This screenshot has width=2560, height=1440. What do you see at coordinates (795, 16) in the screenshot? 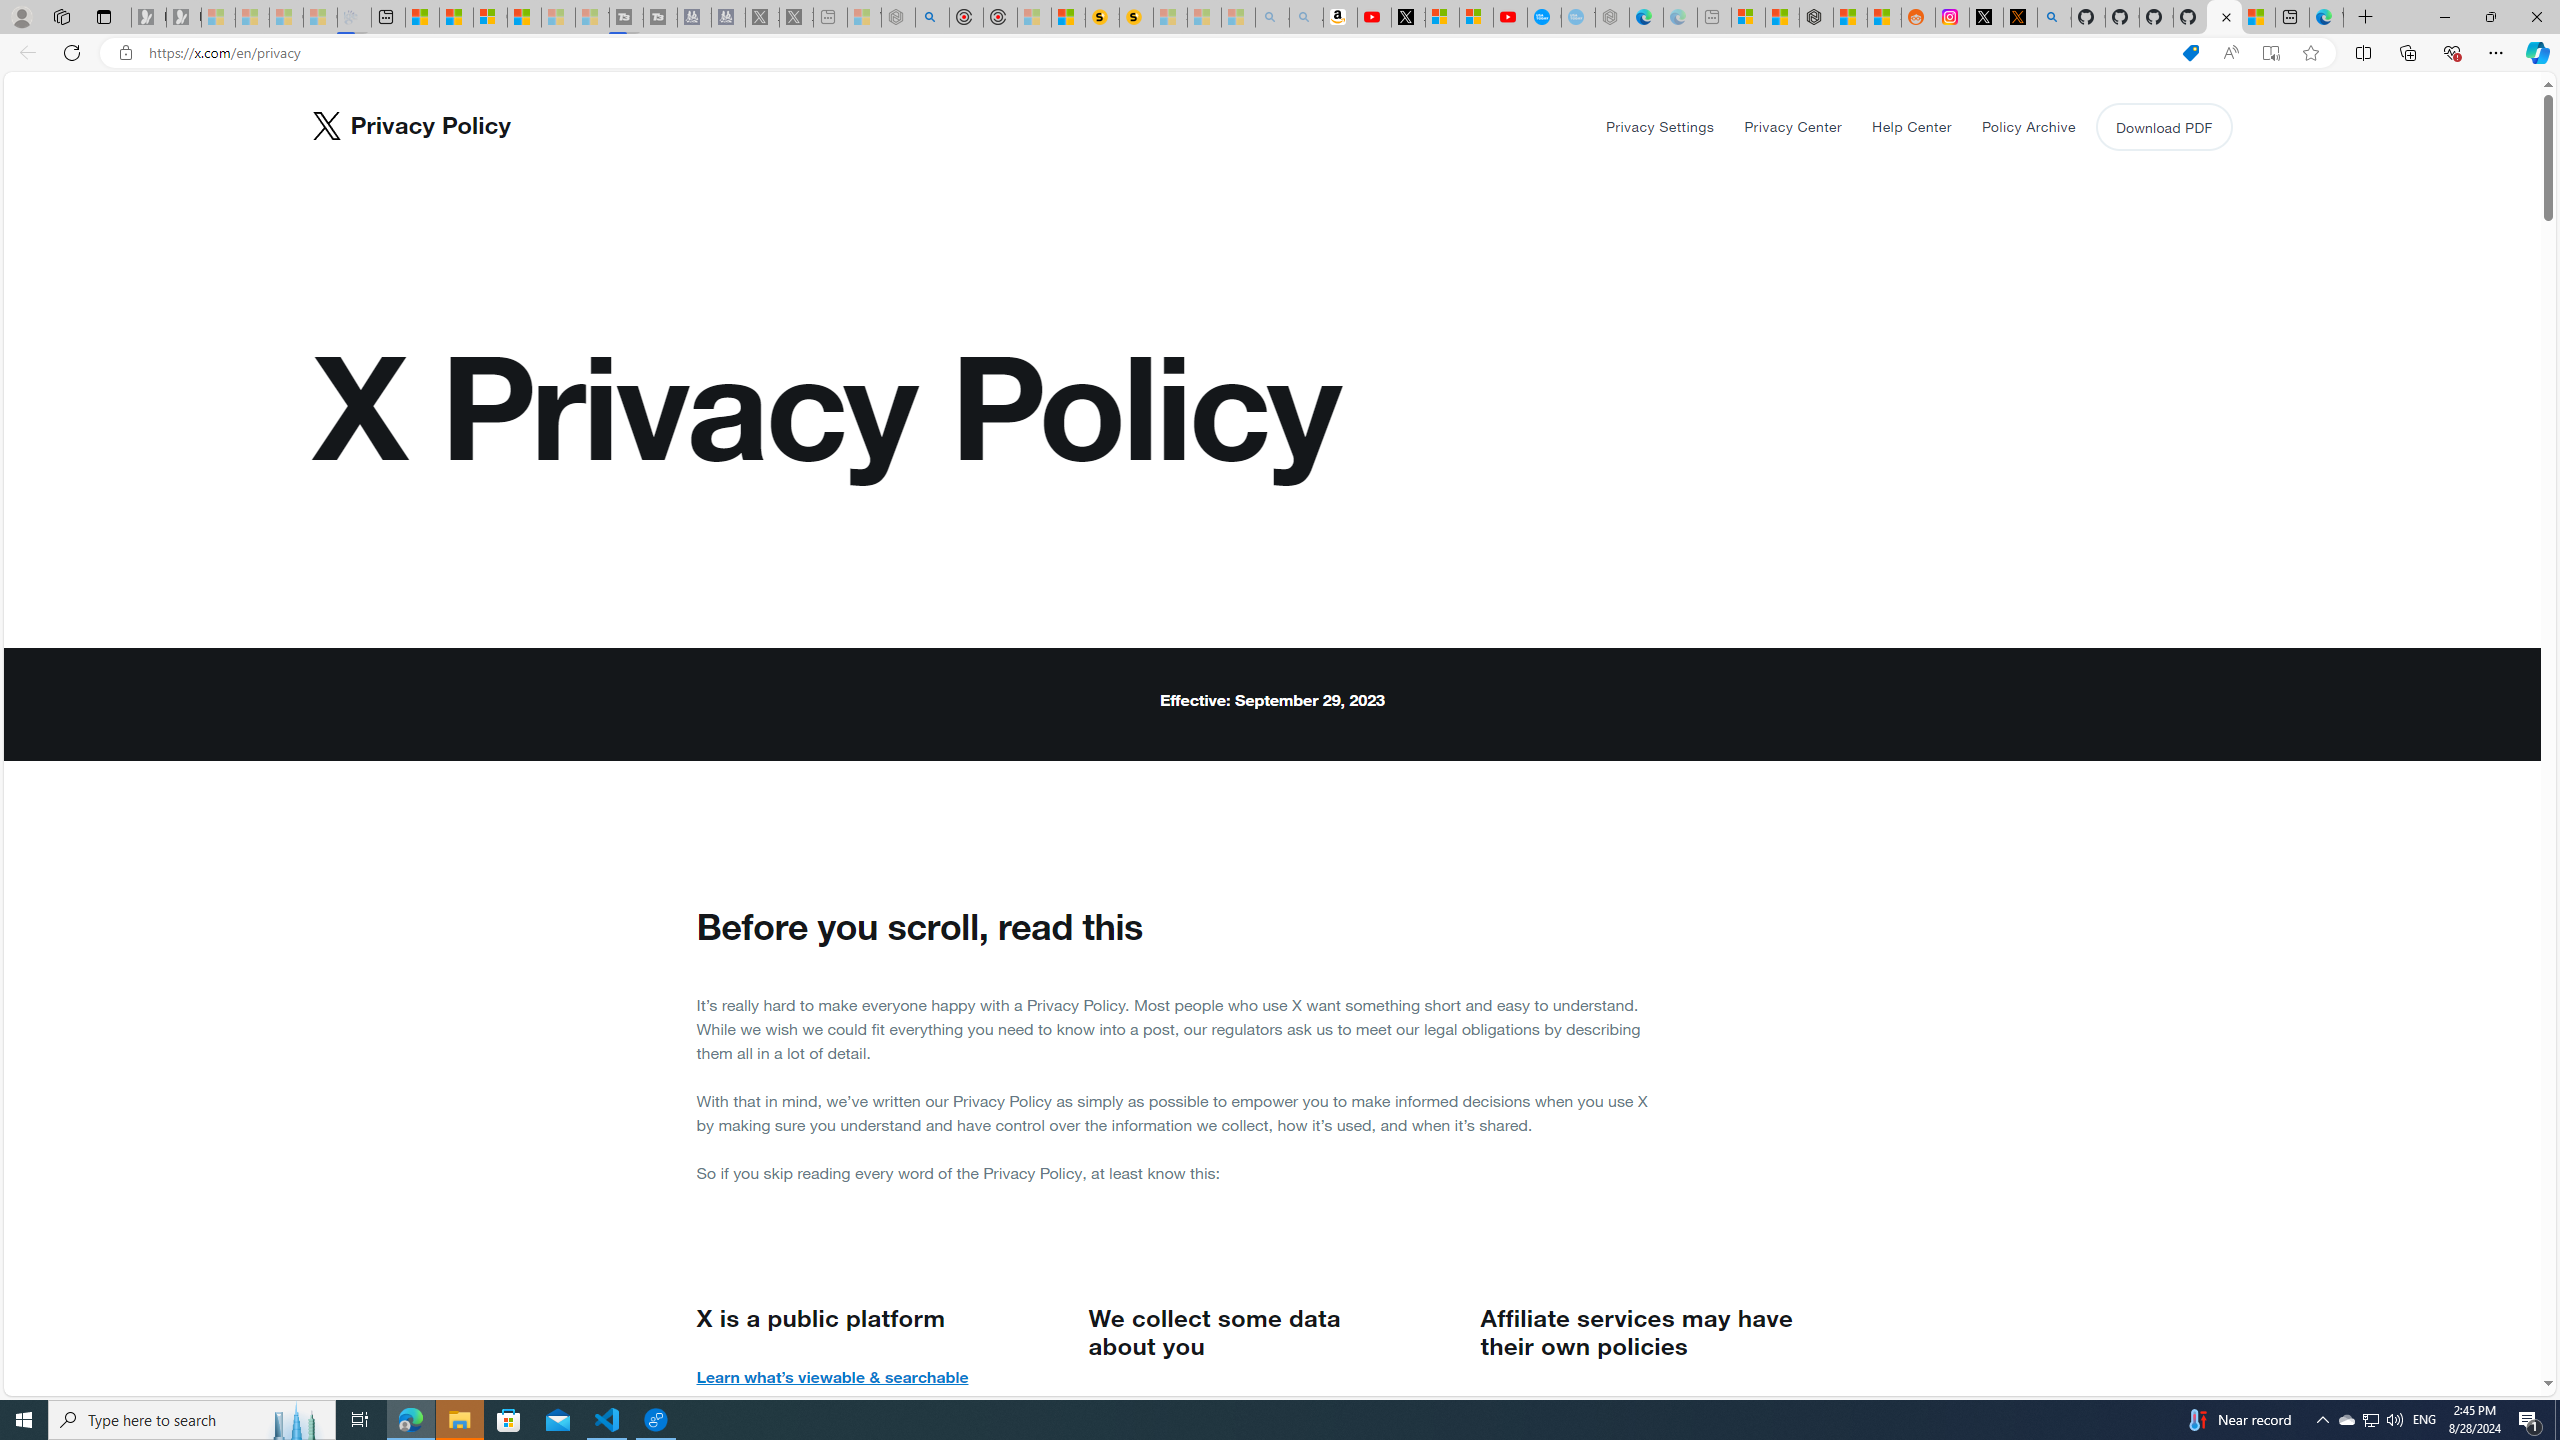
I see `'X - Sleeping'` at bounding box center [795, 16].